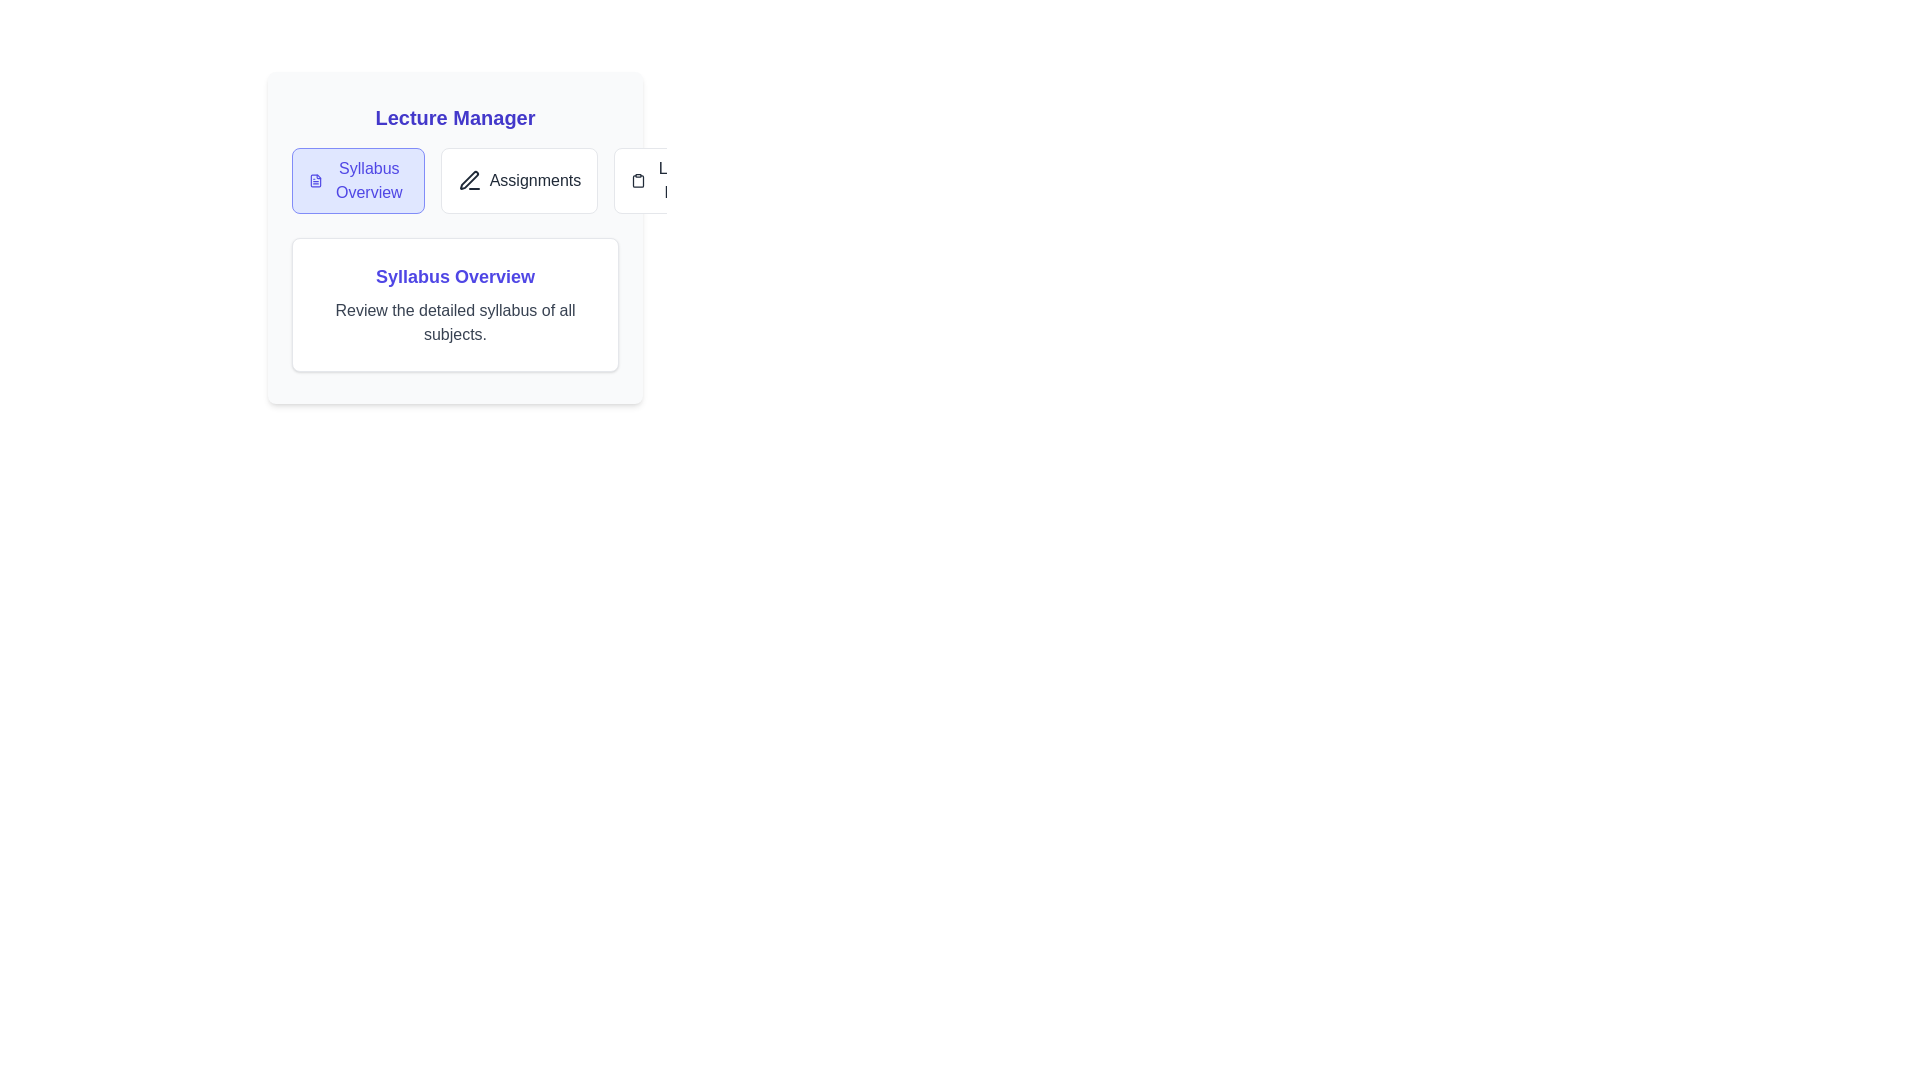 This screenshot has width=1920, height=1080. I want to click on the document-like icon with a folded corner located near the top-right of the interface, adjacent to the 'Assignments' and 'Lecture Manager' buttons, so click(315, 181).